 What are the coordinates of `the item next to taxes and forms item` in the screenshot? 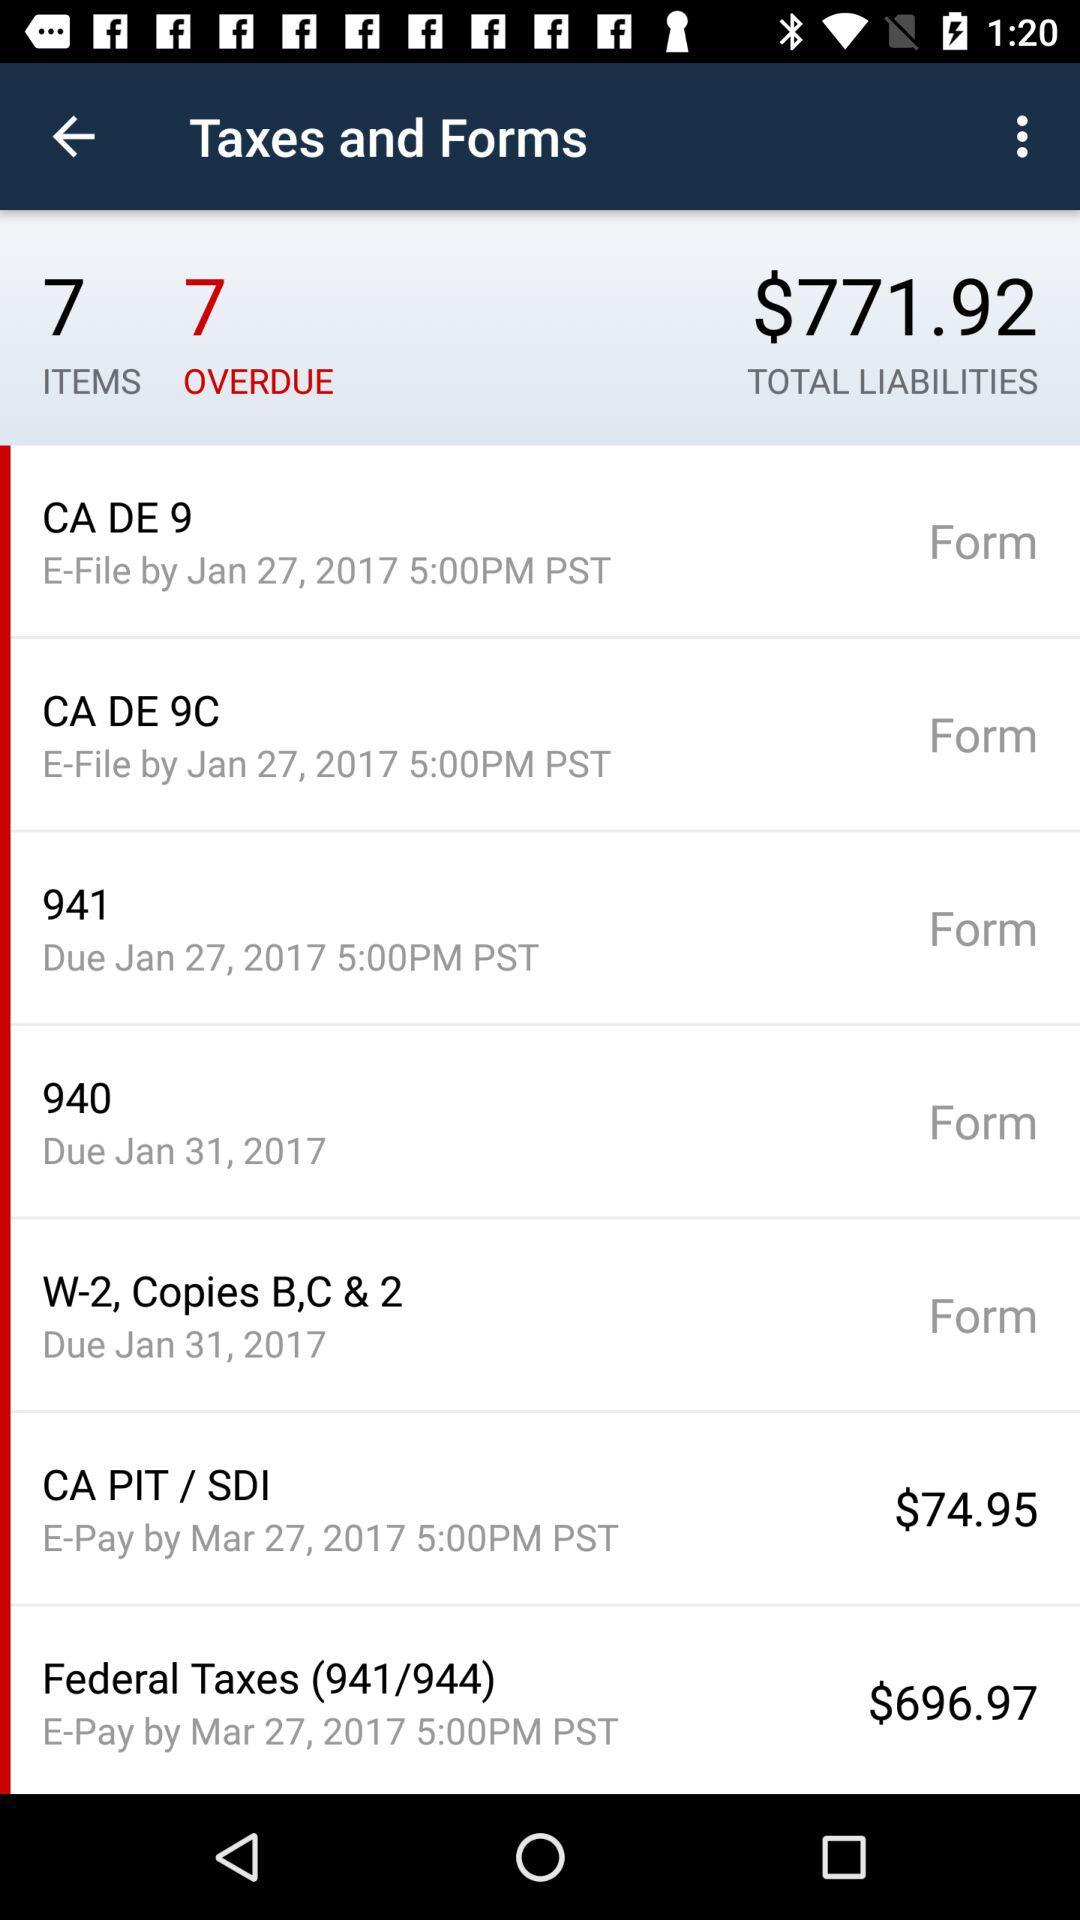 It's located at (72, 135).